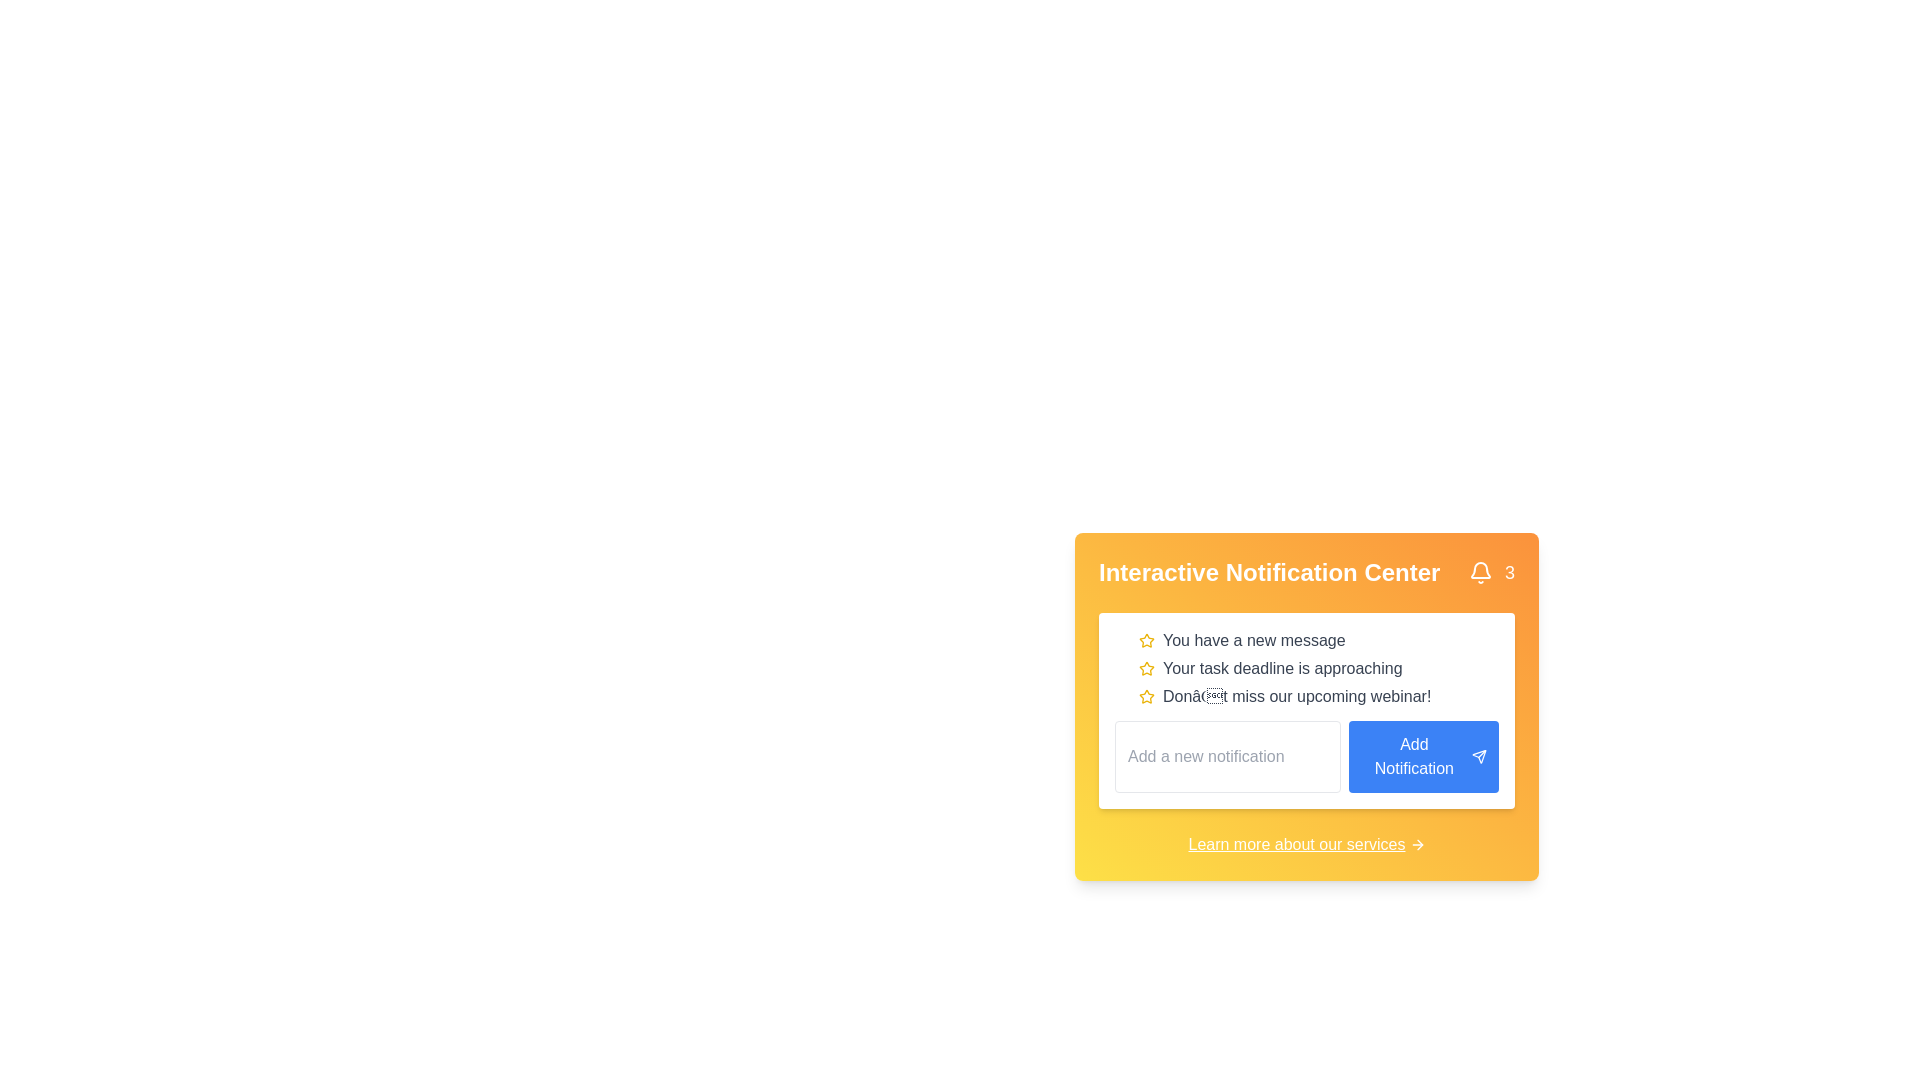 This screenshot has width=1920, height=1080. Describe the element at coordinates (1147, 640) in the screenshot. I see `the decorative star icon indicating importance next to the 'You have a new message' text in the notification center` at that location.